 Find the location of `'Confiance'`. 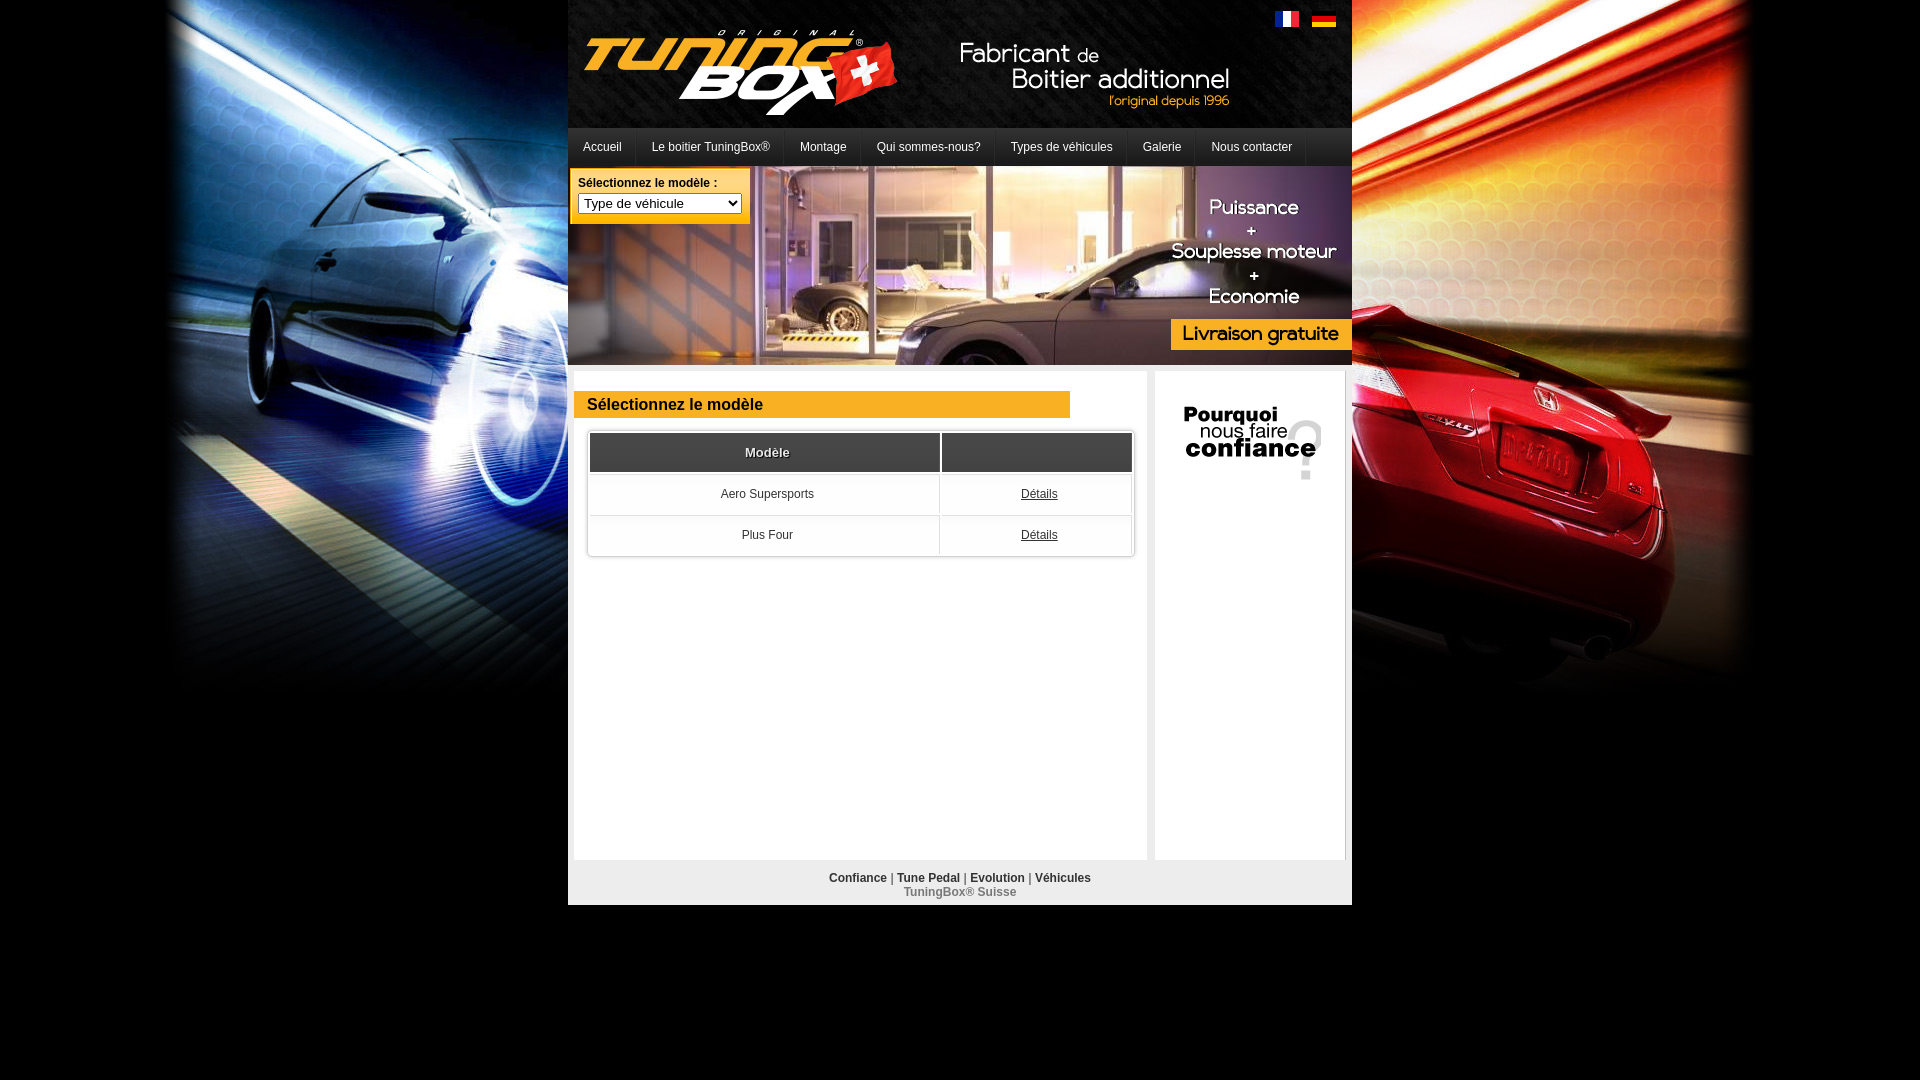

'Confiance' is located at coordinates (858, 877).